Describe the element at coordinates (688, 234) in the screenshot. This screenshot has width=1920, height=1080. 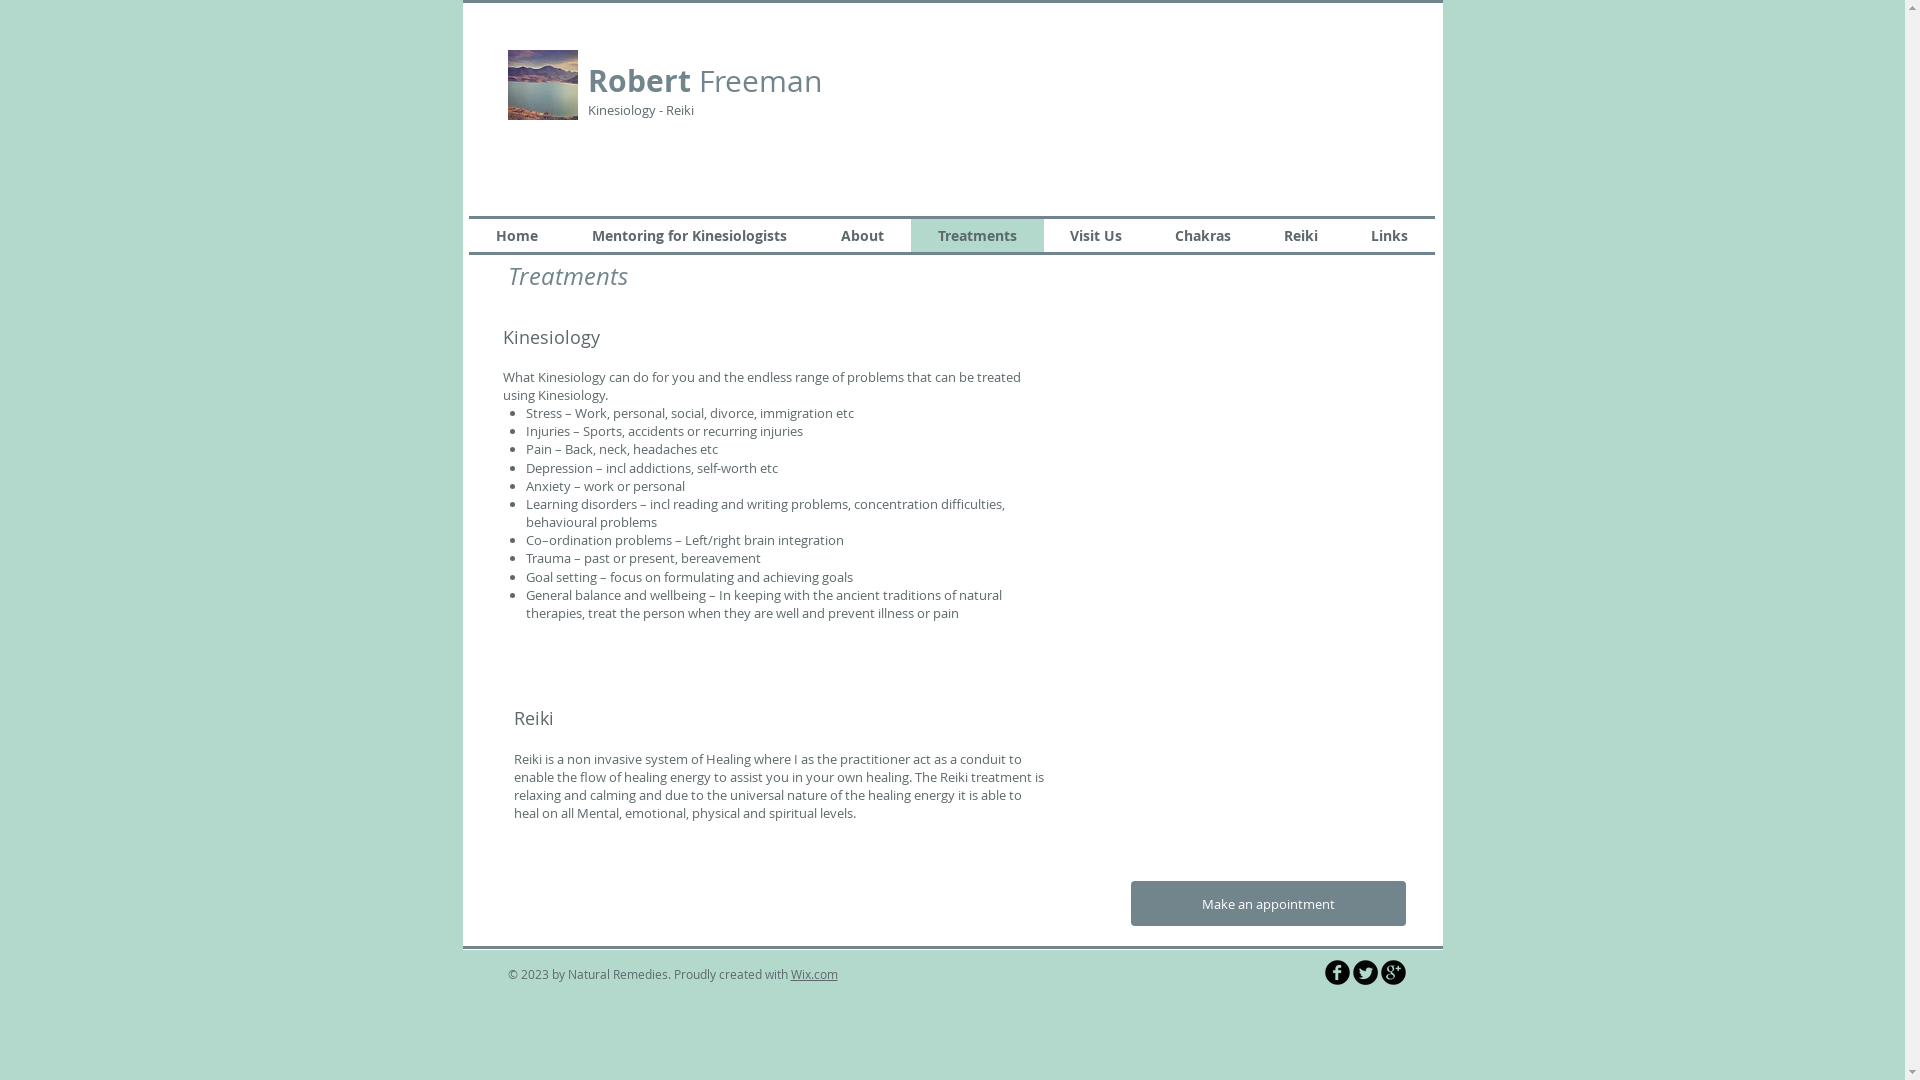
I see `'Mentoring for Kinesiologists'` at that location.